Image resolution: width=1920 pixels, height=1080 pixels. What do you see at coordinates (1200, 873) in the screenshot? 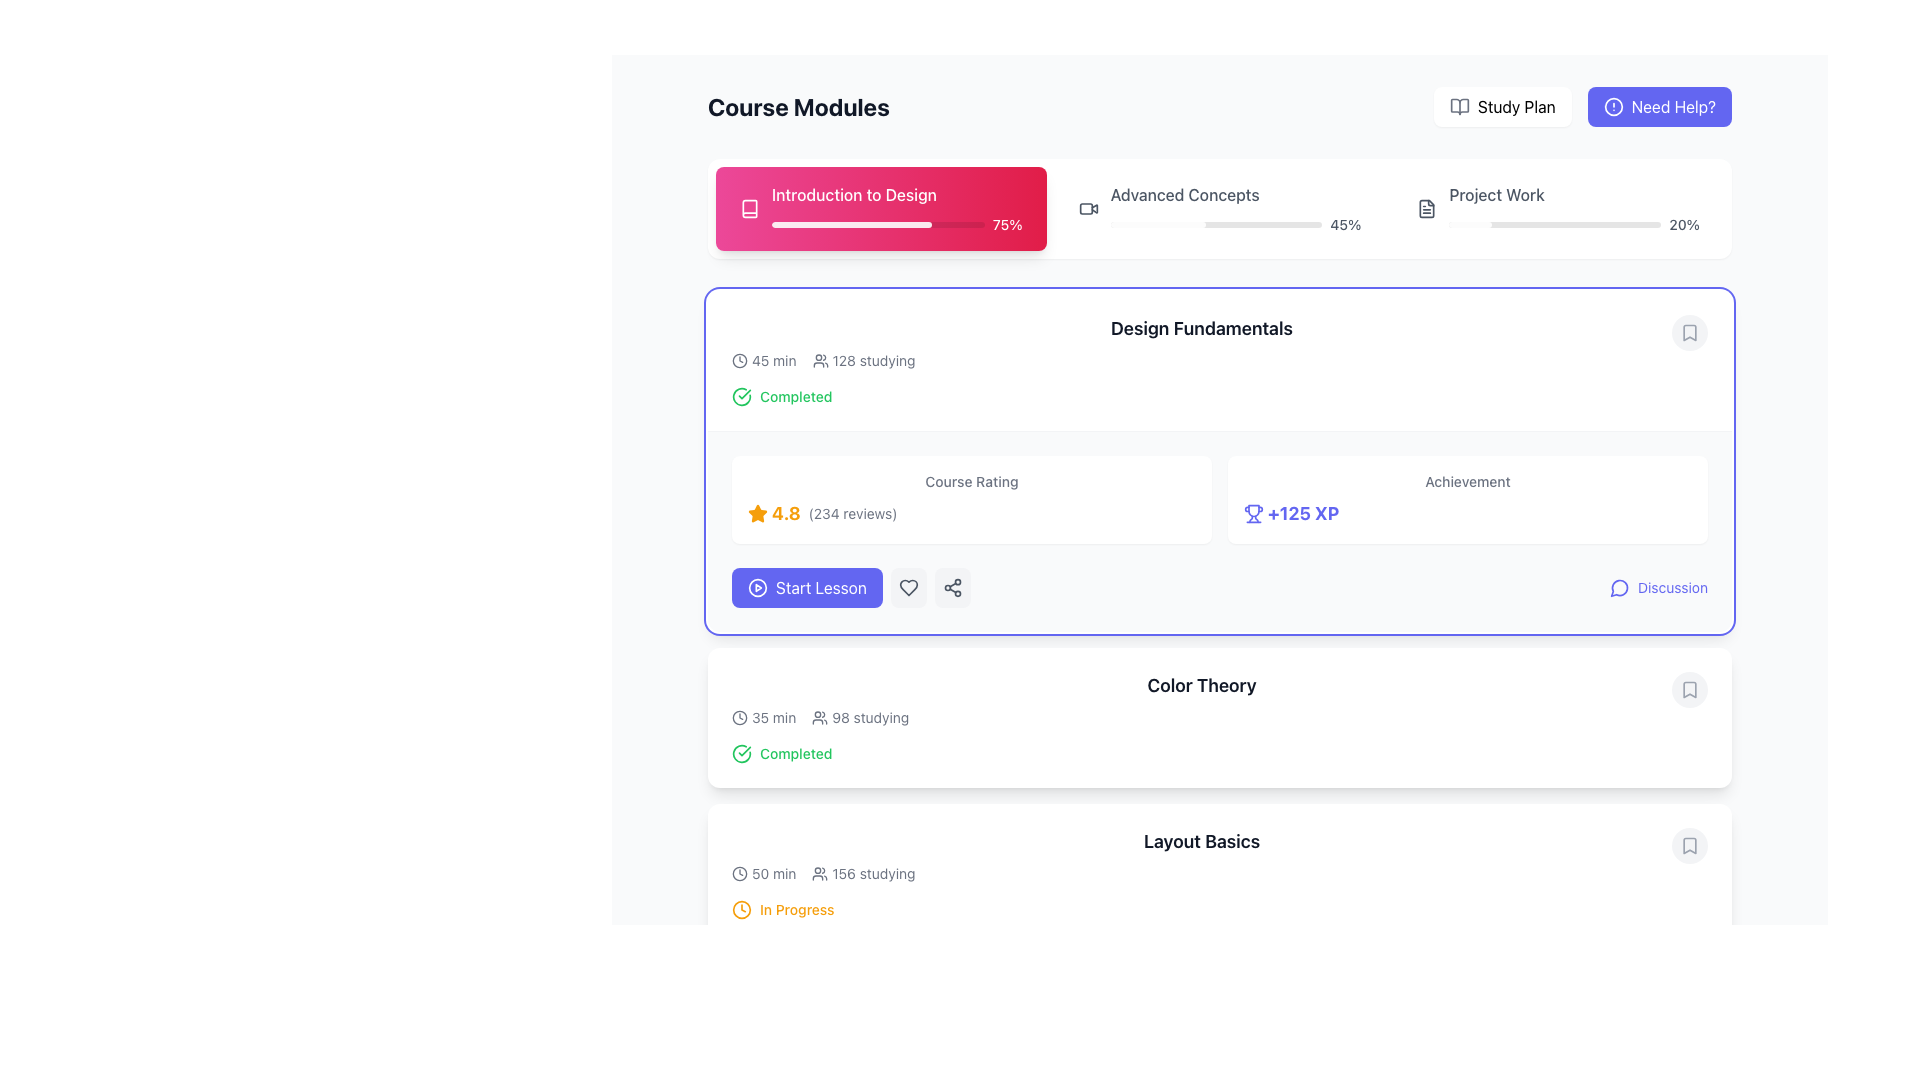
I see `the informational grouping that displays the estimated duration of the session and the number of people currently studying, located below the 'Layout Basics' title` at bounding box center [1200, 873].